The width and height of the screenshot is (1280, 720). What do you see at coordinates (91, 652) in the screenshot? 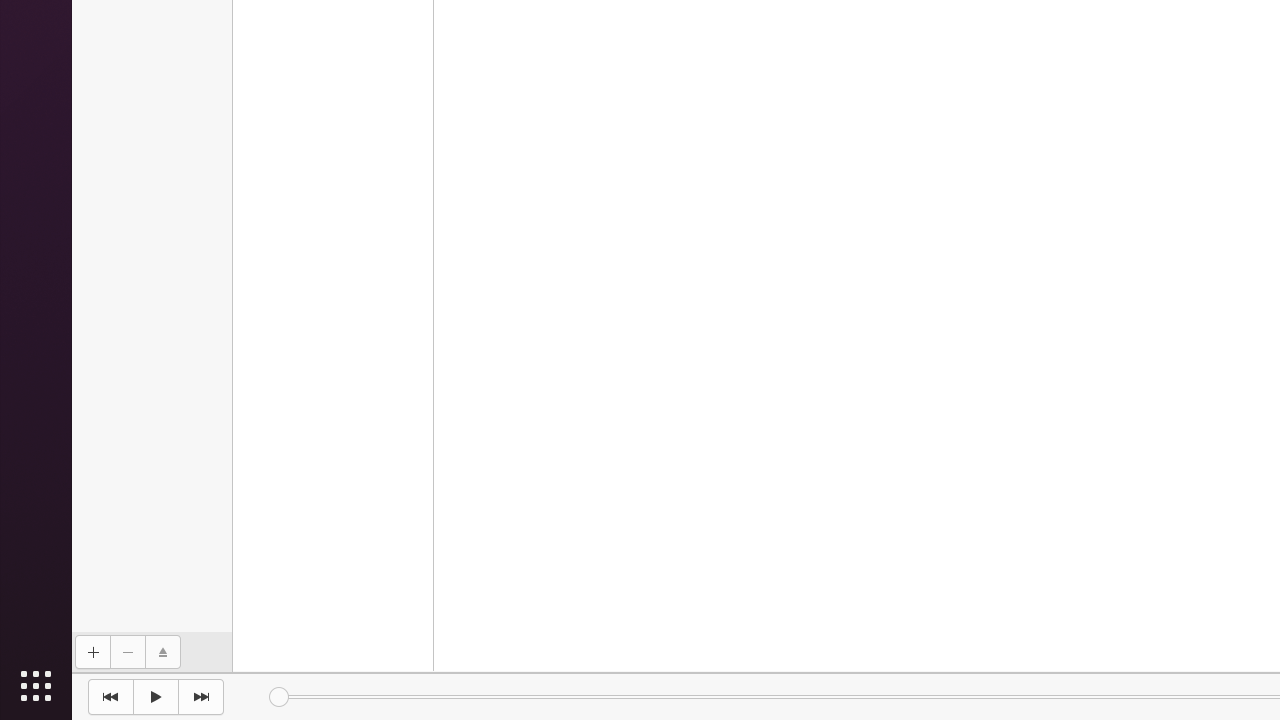
I see `'Add'` at bounding box center [91, 652].